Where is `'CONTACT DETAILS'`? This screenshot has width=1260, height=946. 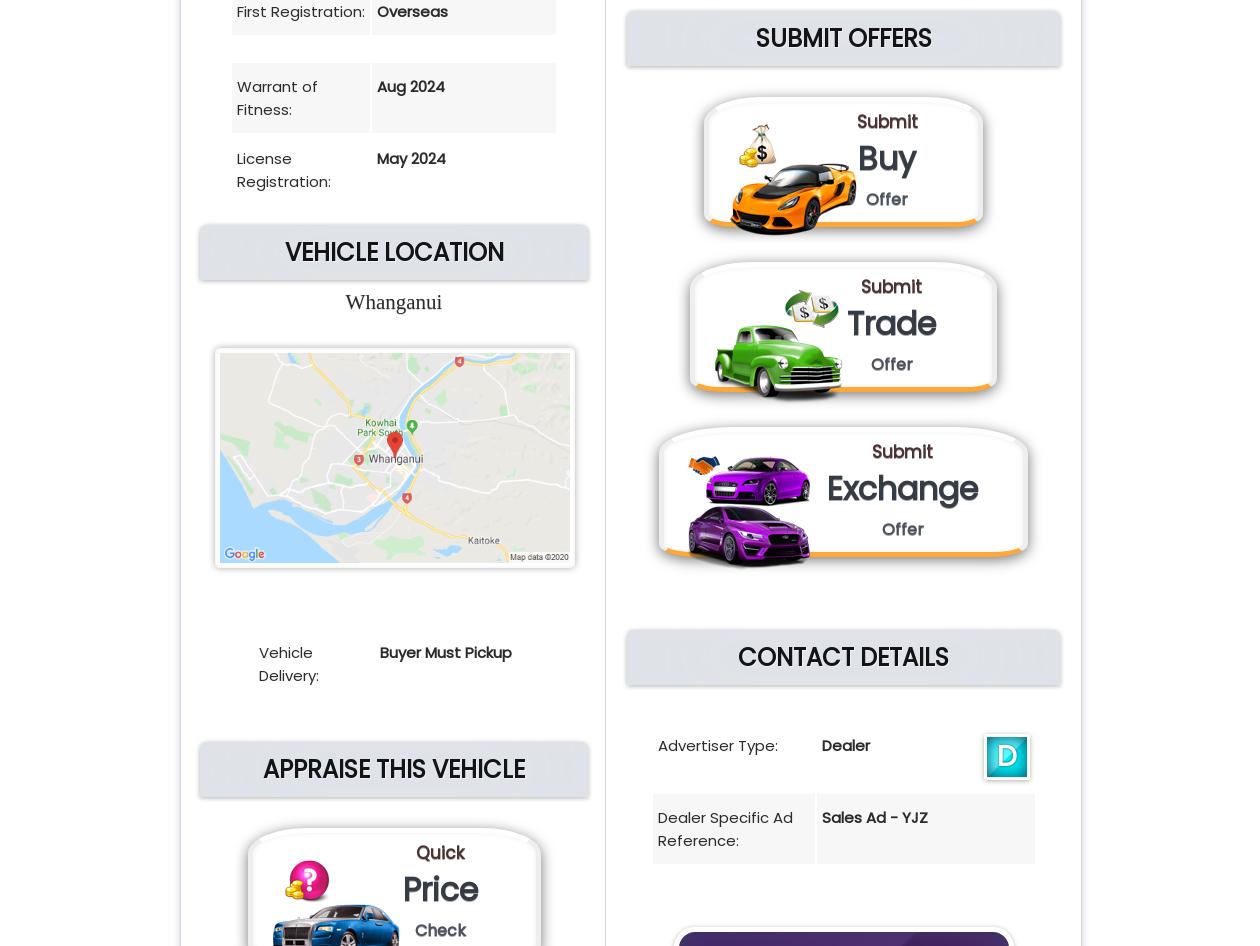
'CONTACT DETAILS' is located at coordinates (842, 657).